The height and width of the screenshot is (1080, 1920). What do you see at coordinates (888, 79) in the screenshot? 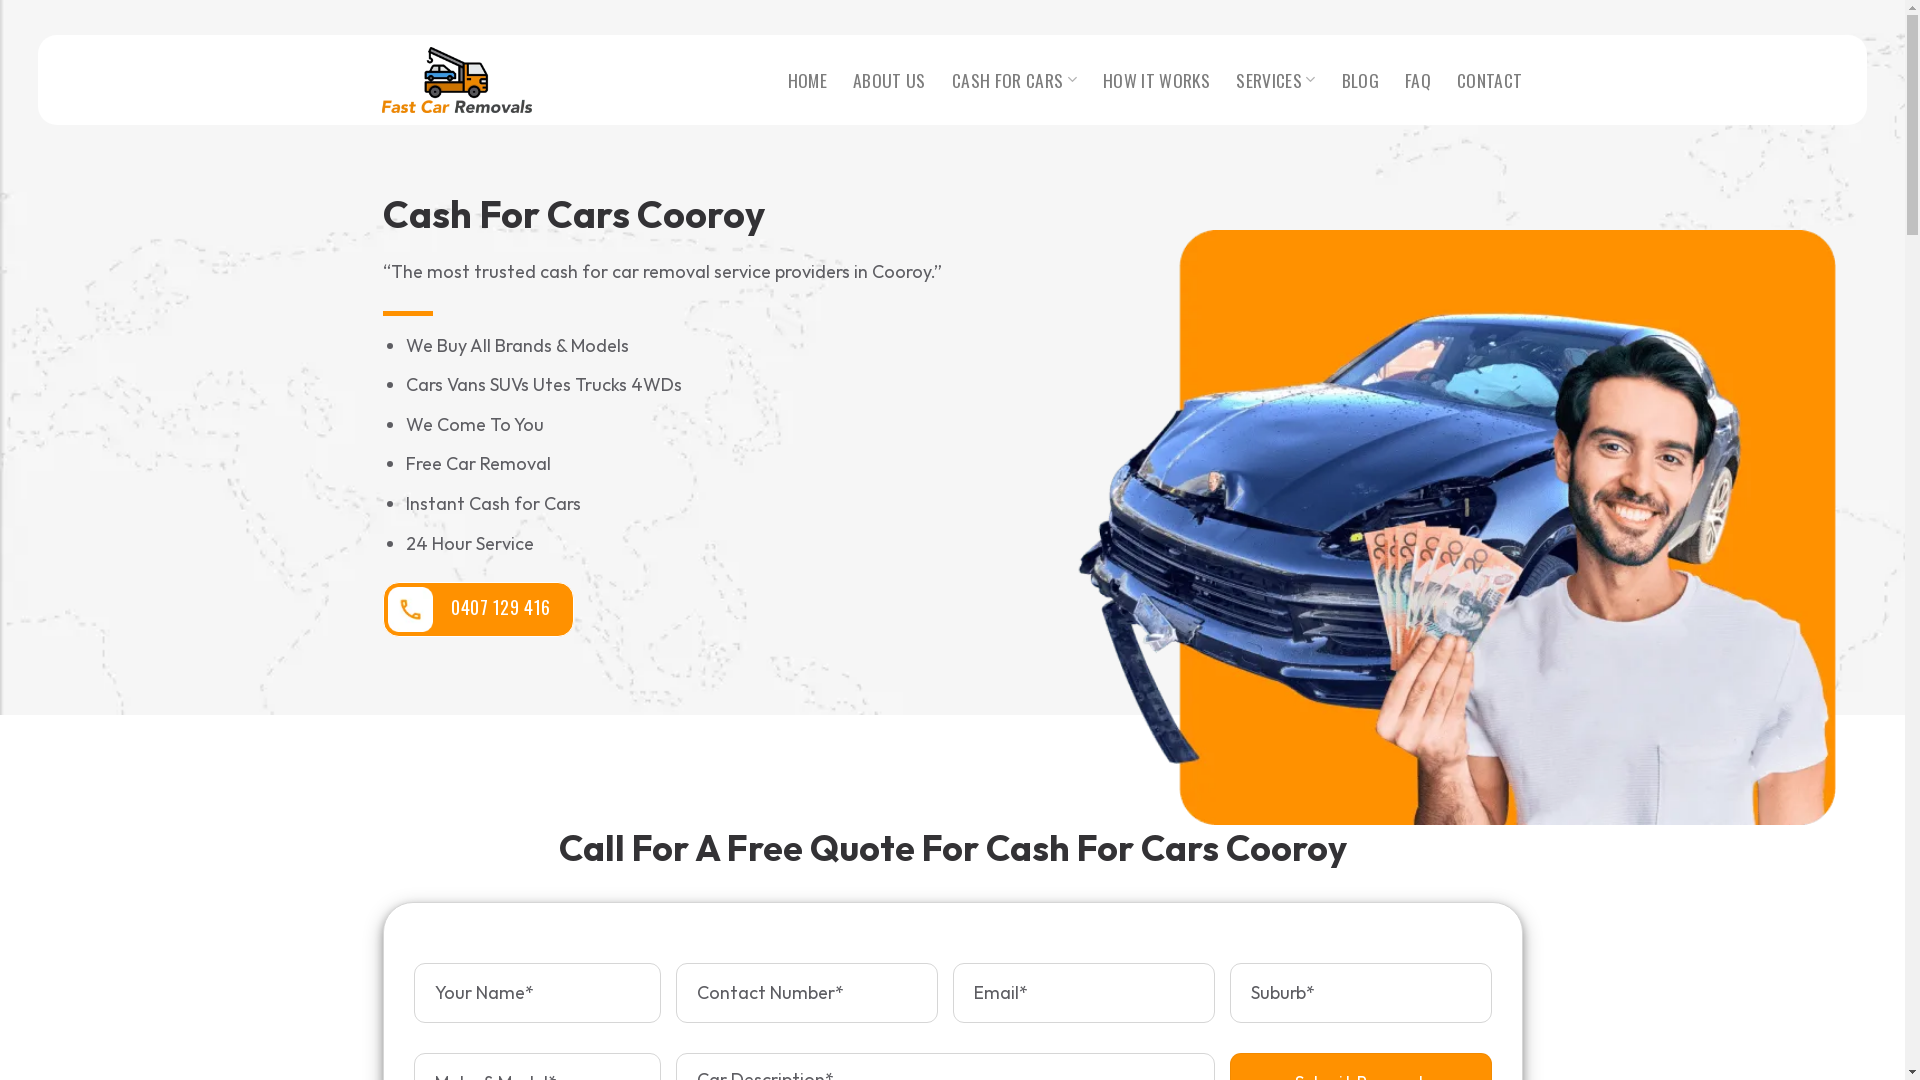
I see `'ABOUT US'` at bounding box center [888, 79].